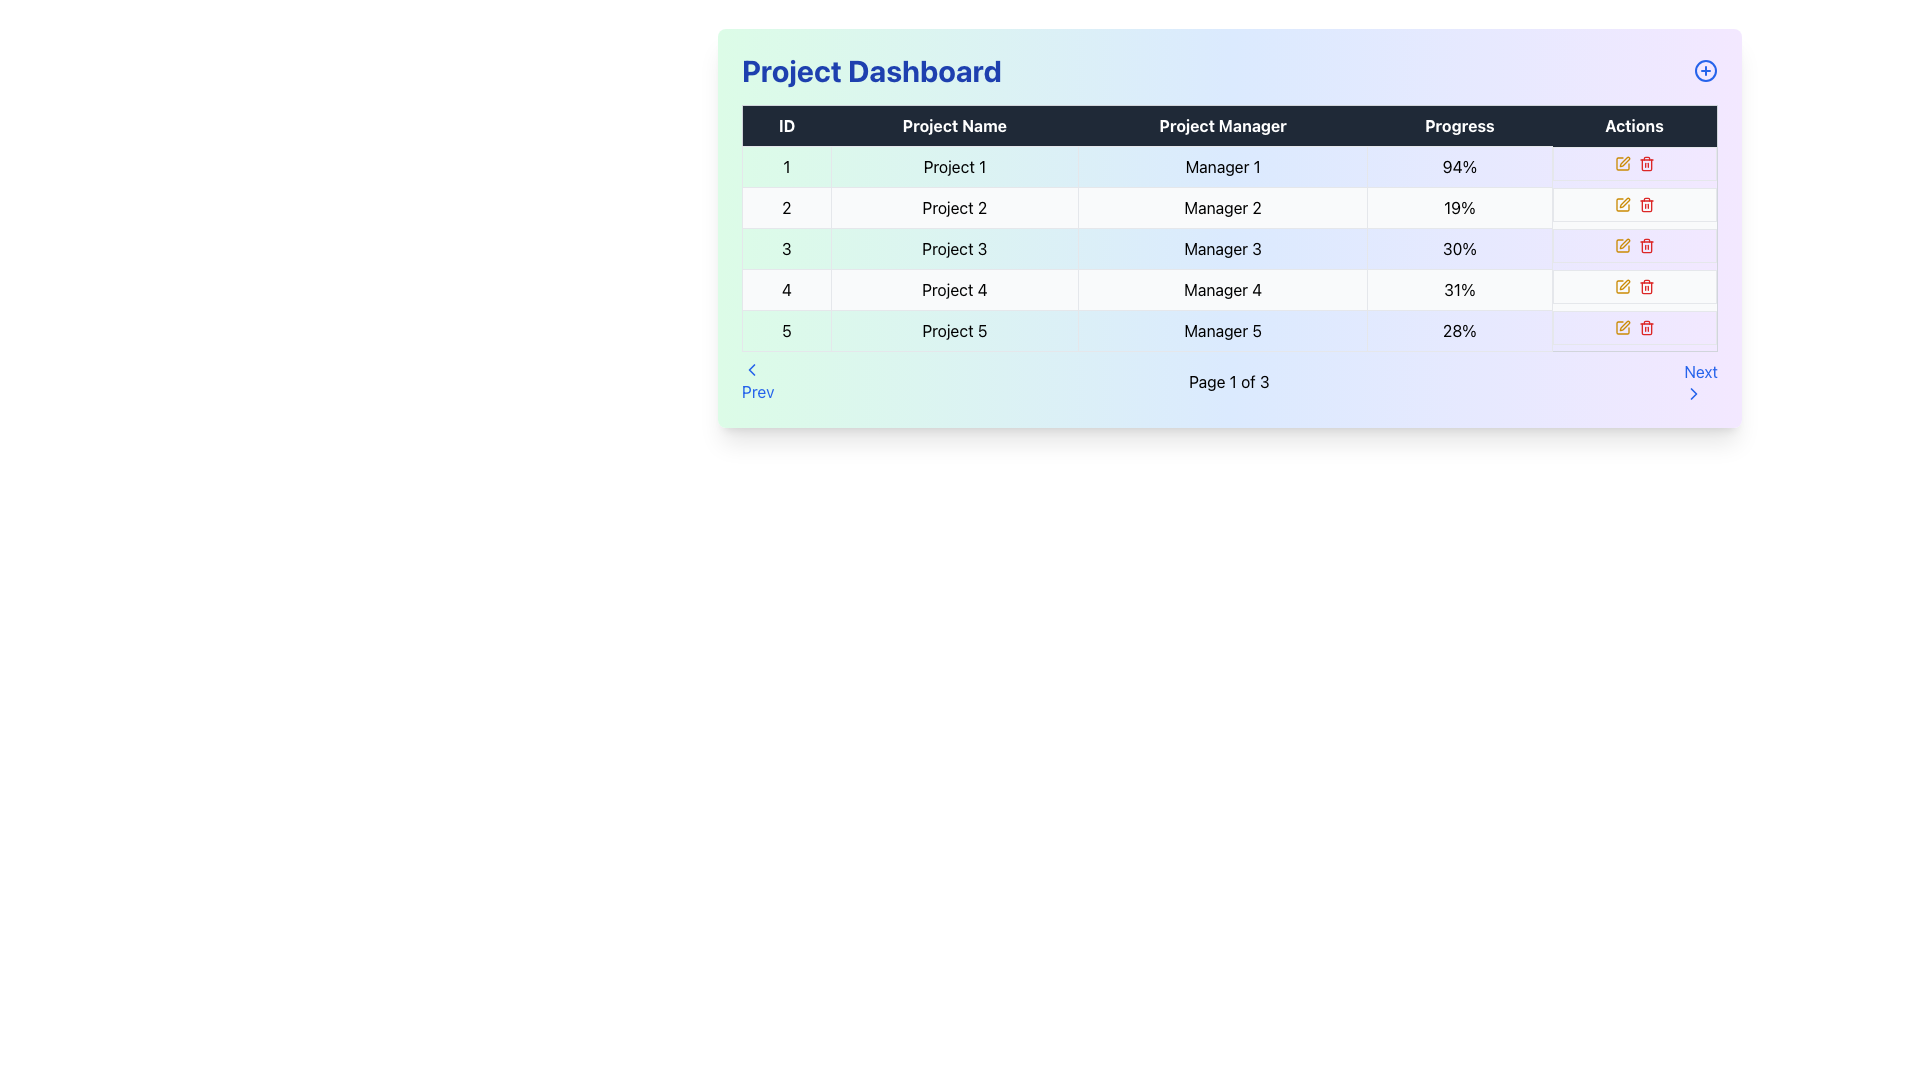  Describe the element at coordinates (953, 330) in the screenshot. I see `the static text indicating the name of the fifth project in the Project Dashboard table, located in the fifth row under the 'Project Name' column` at that location.